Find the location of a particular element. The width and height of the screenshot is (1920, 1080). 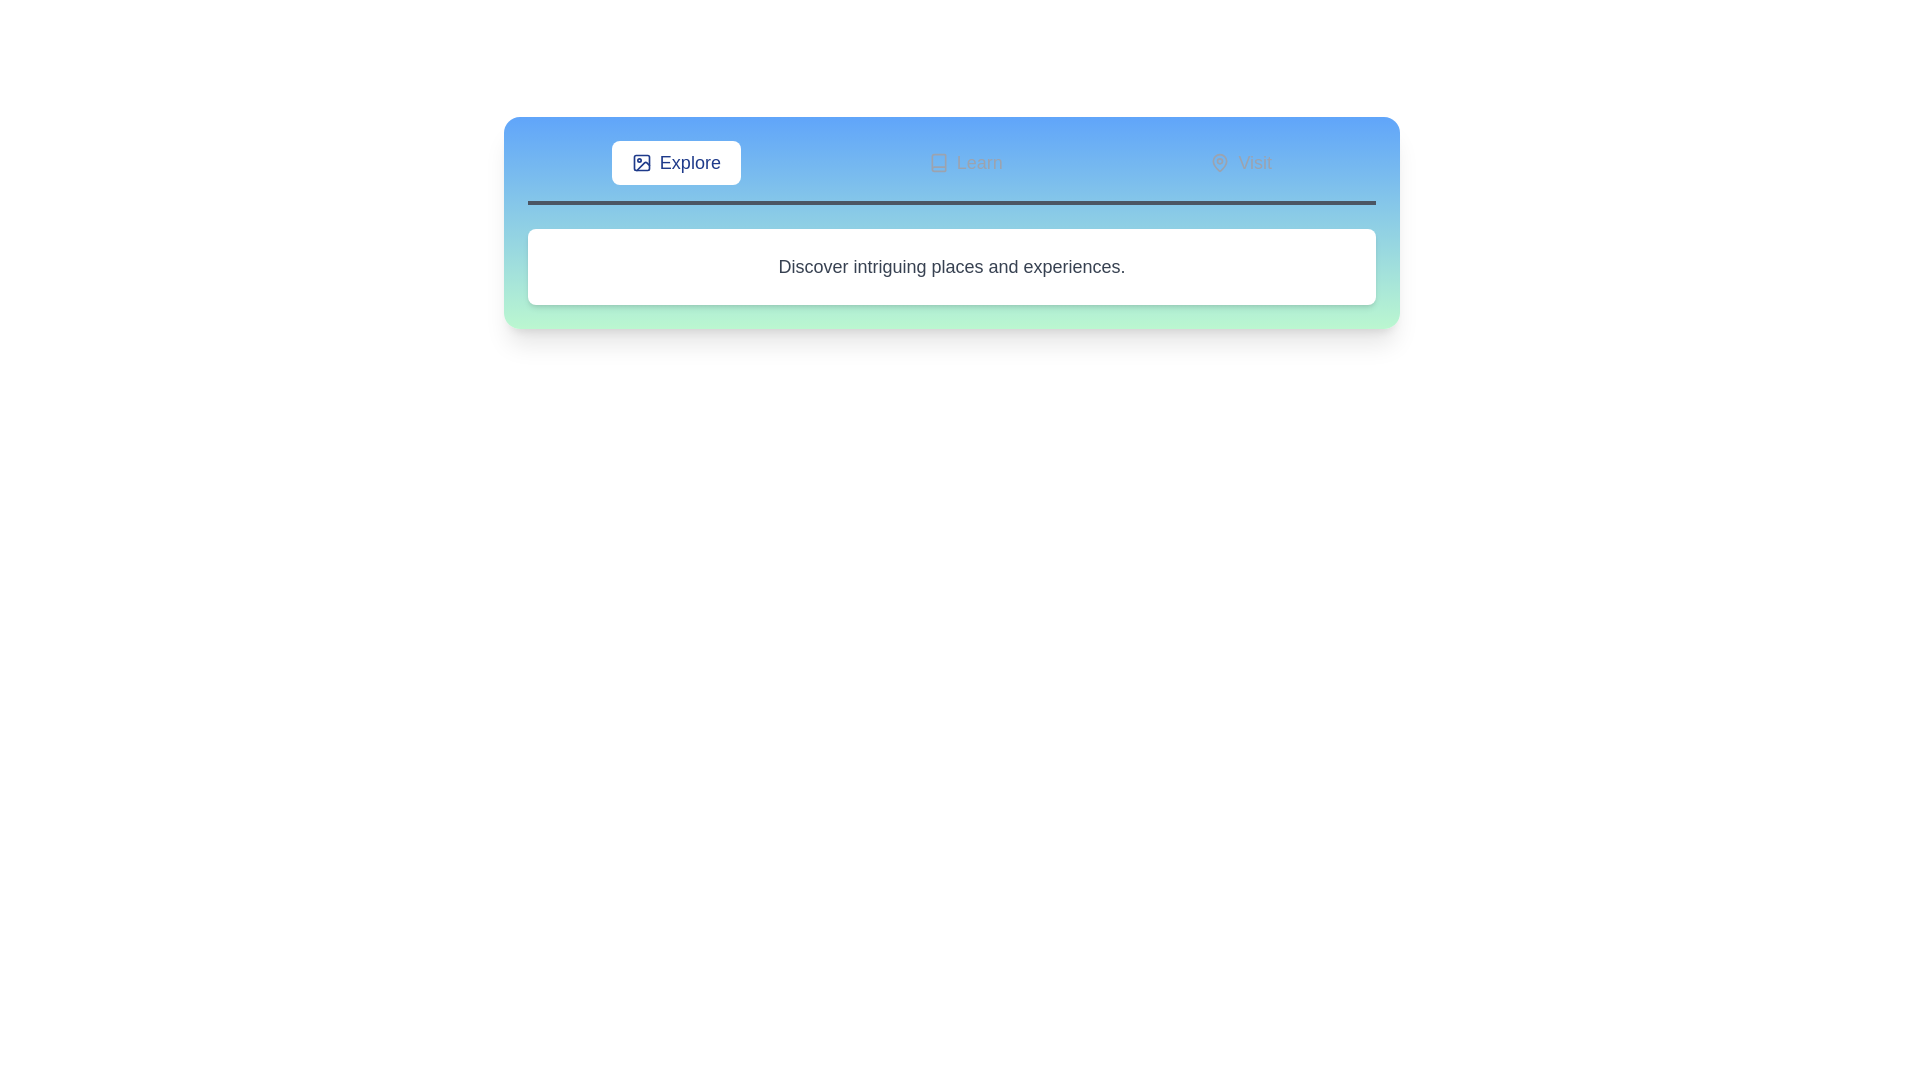

the appearance of the pin icon located within the 'Visit' button area on the top-right side of the horizontal menu bar is located at coordinates (1219, 161).